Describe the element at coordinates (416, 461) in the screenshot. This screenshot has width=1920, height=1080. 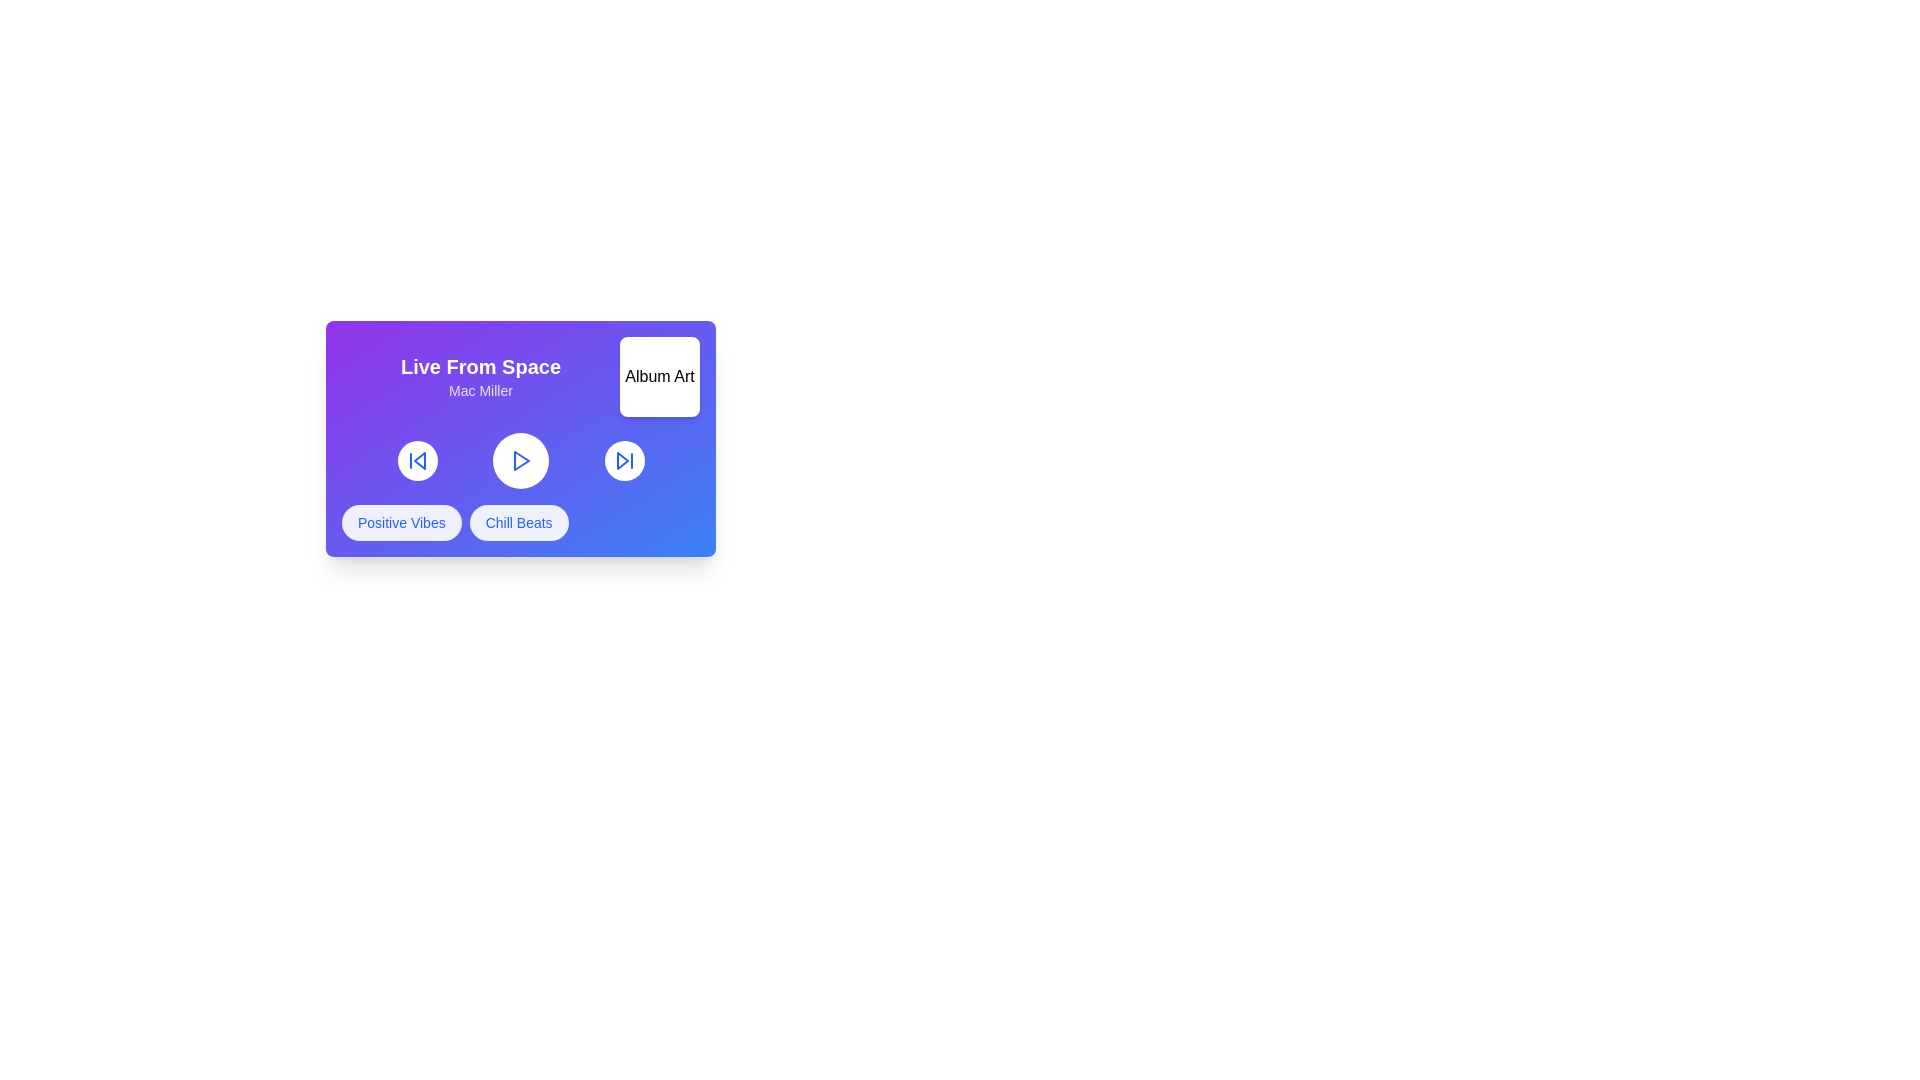
I see `the skip-backward button, which is represented by a left-facing double arrow enclosed in a circular button, located at the bottom-left corner of the music player controls` at that location.